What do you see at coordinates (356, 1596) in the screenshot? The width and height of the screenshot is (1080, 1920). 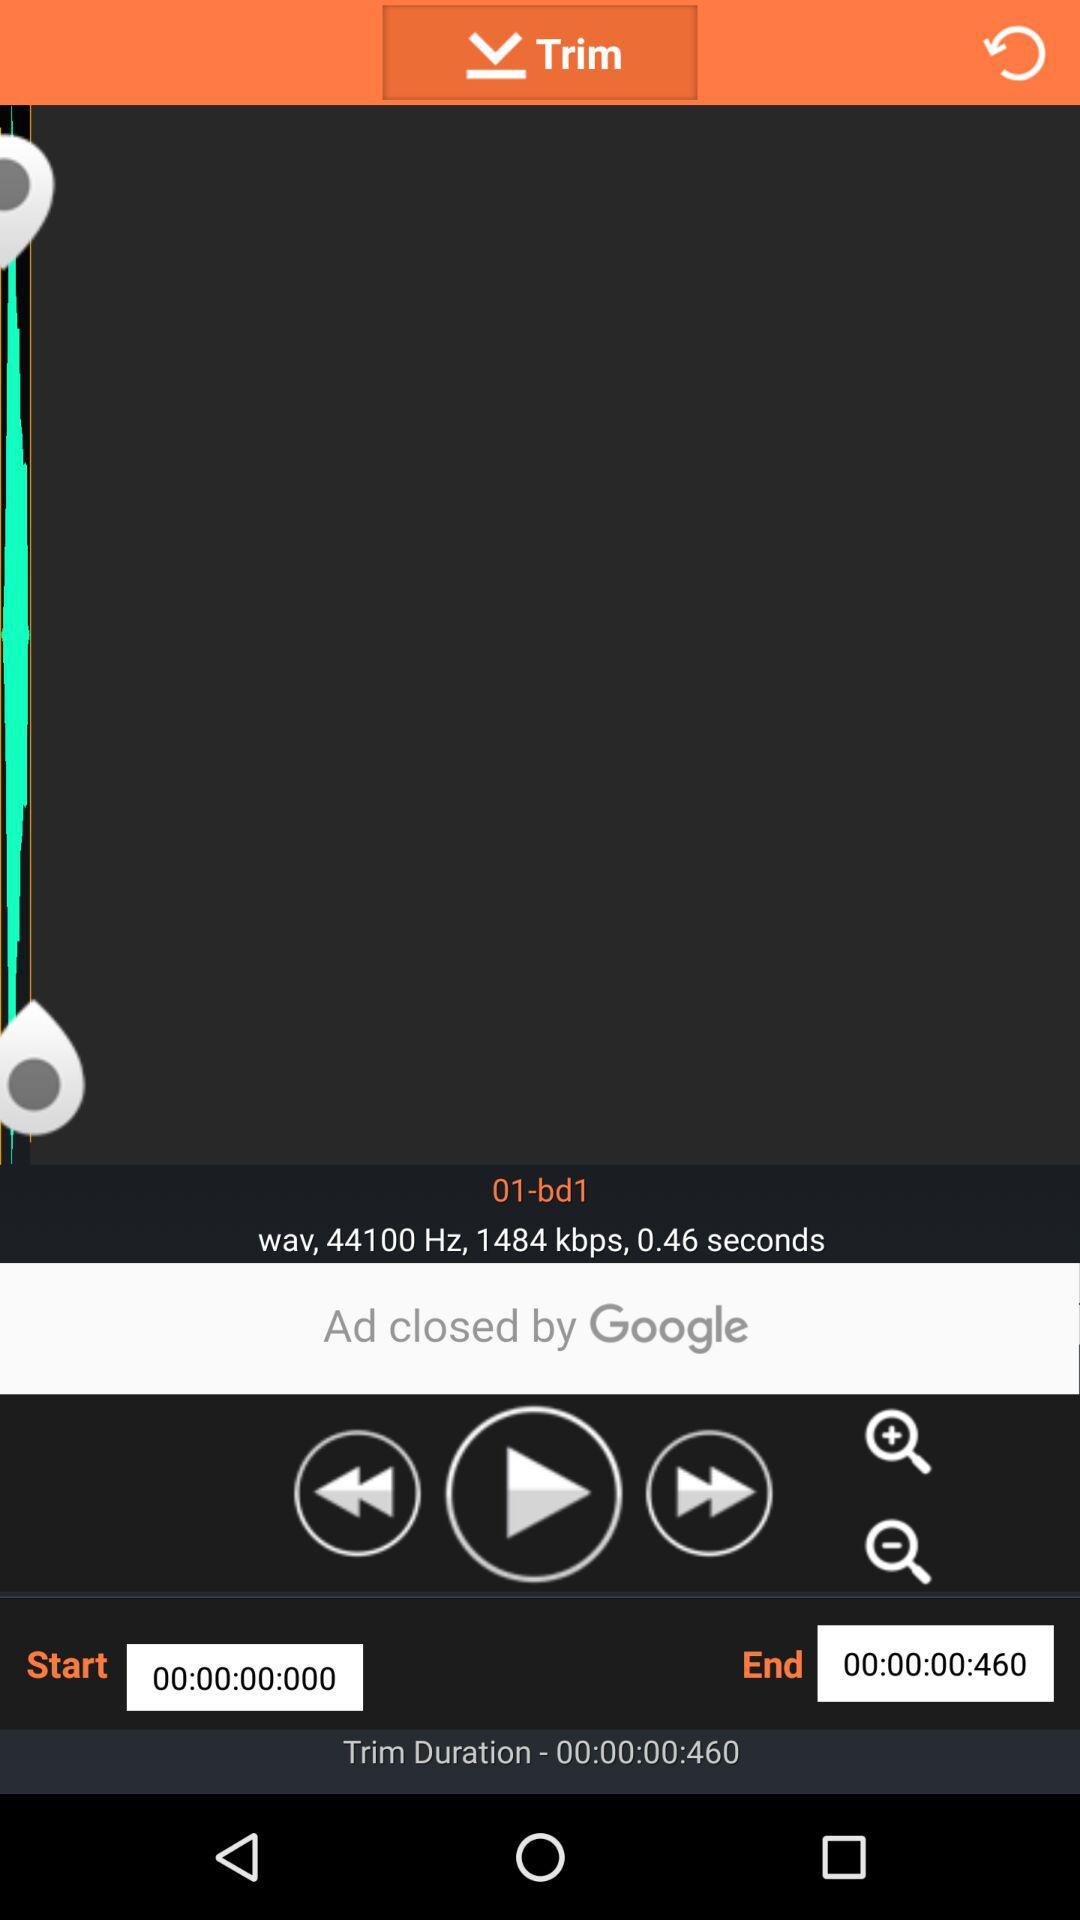 I see `the av_rewind icon` at bounding box center [356, 1596].